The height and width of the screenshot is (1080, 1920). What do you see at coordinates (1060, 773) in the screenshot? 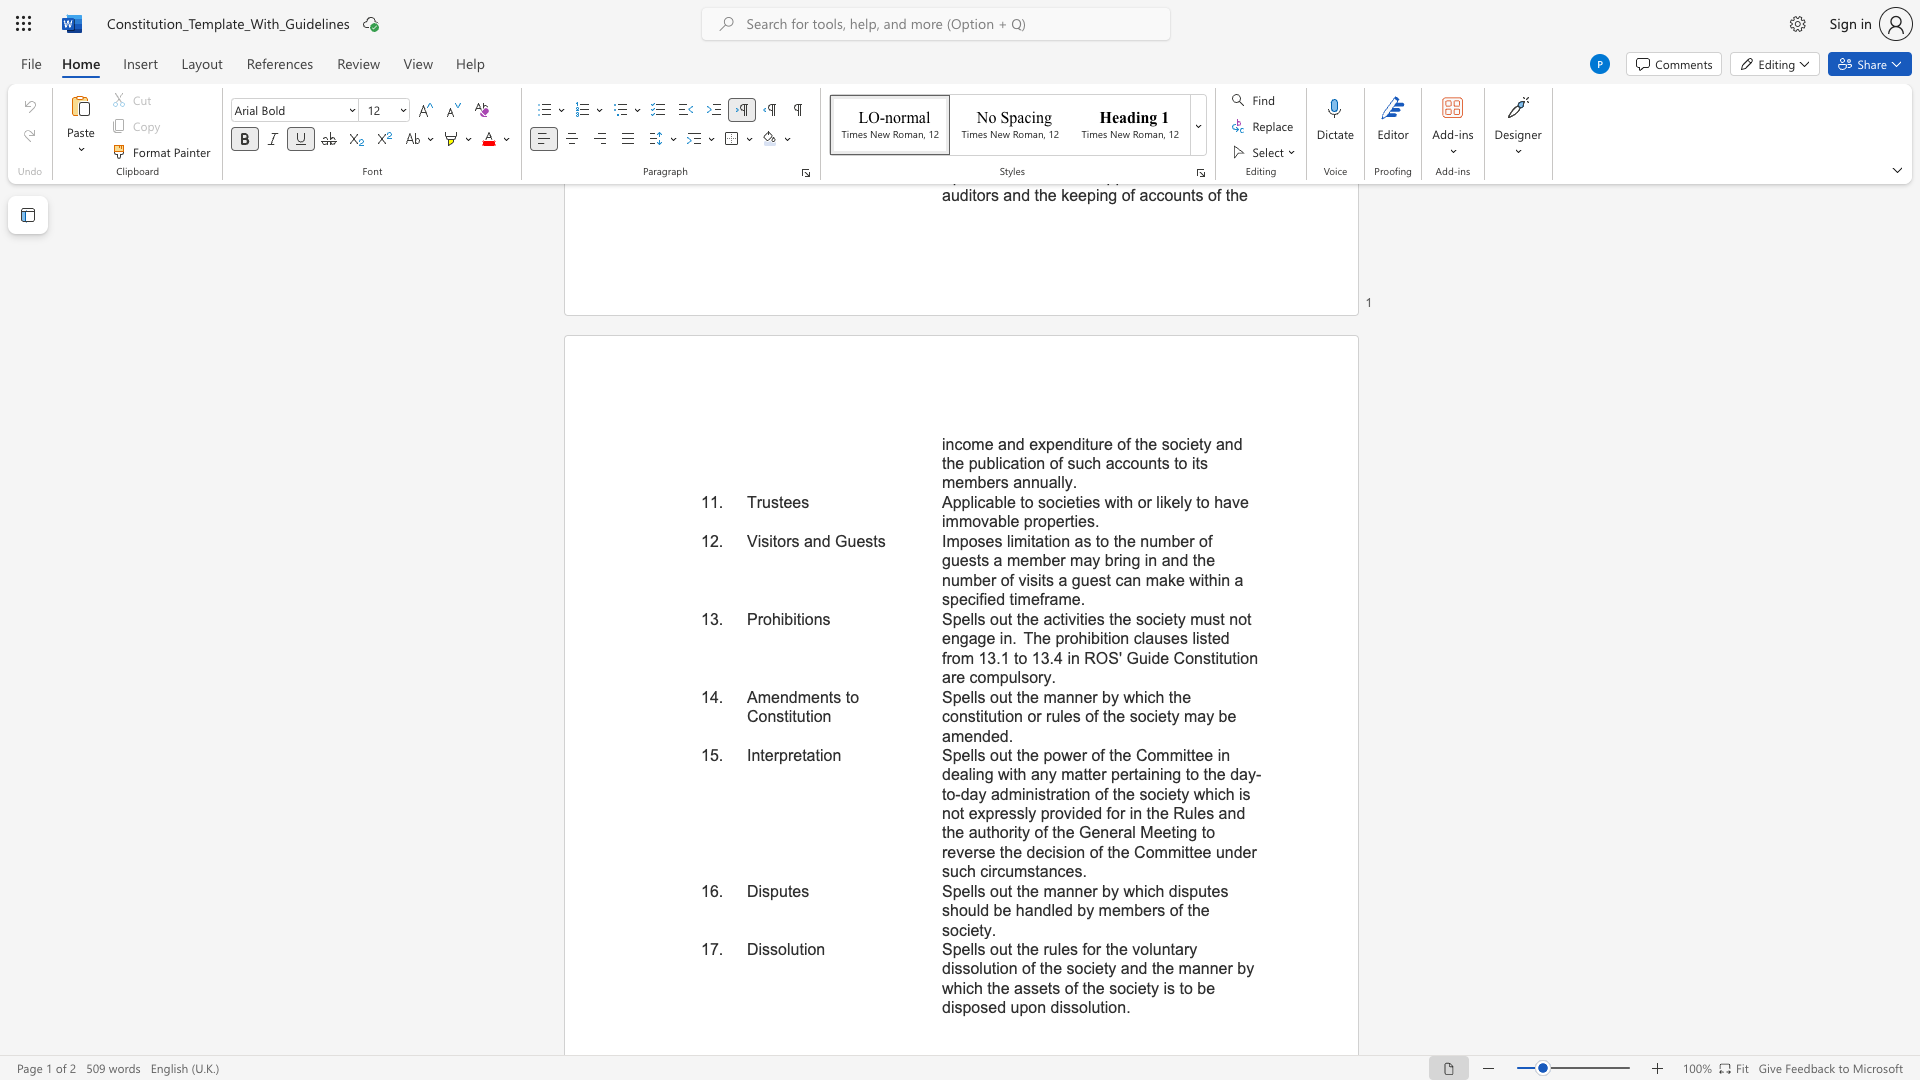
I see `the subset text "matter pertaining to the day-to-day administration of the society which is not expressly provided for in the Rules and the authority of the General Meeting to reverse the decision of the Commit" within the text "Spells out the power of the Committee in dealing with any matter pertaining to the day-to-day administration of the society which is not expressly provided for in the Rules and the authority of the General Meeting to reverse the decision of the Committee under such circumstances."` at bounding box center [1060, 773].